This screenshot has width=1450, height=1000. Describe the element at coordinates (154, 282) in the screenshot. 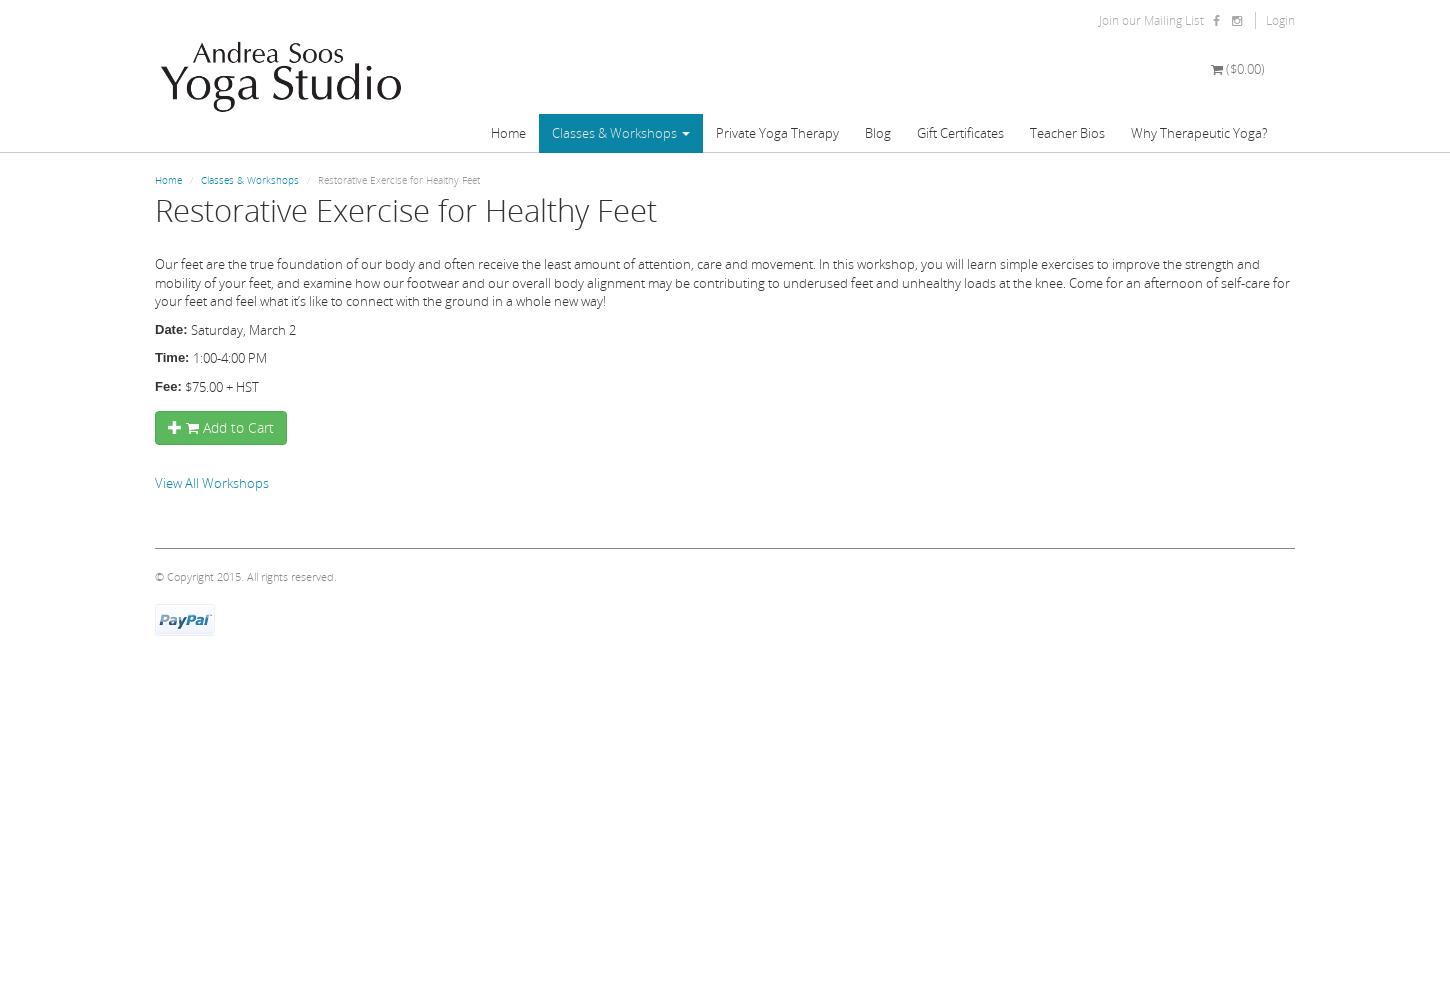

I see `'Our feet are the true foundation of our body and often receive the least amount of attention, care and movement. In this workshop, you will learn simple exercises to improve the strength and mobility of your feet, and examine how our footwear and our overall body alignment may be contributing to underused feet and unhealthy loads at the knee. Come for an afternoon of self-care for your feet and feel what it’s like to connect with the ground in a whole new way!'` at that location.